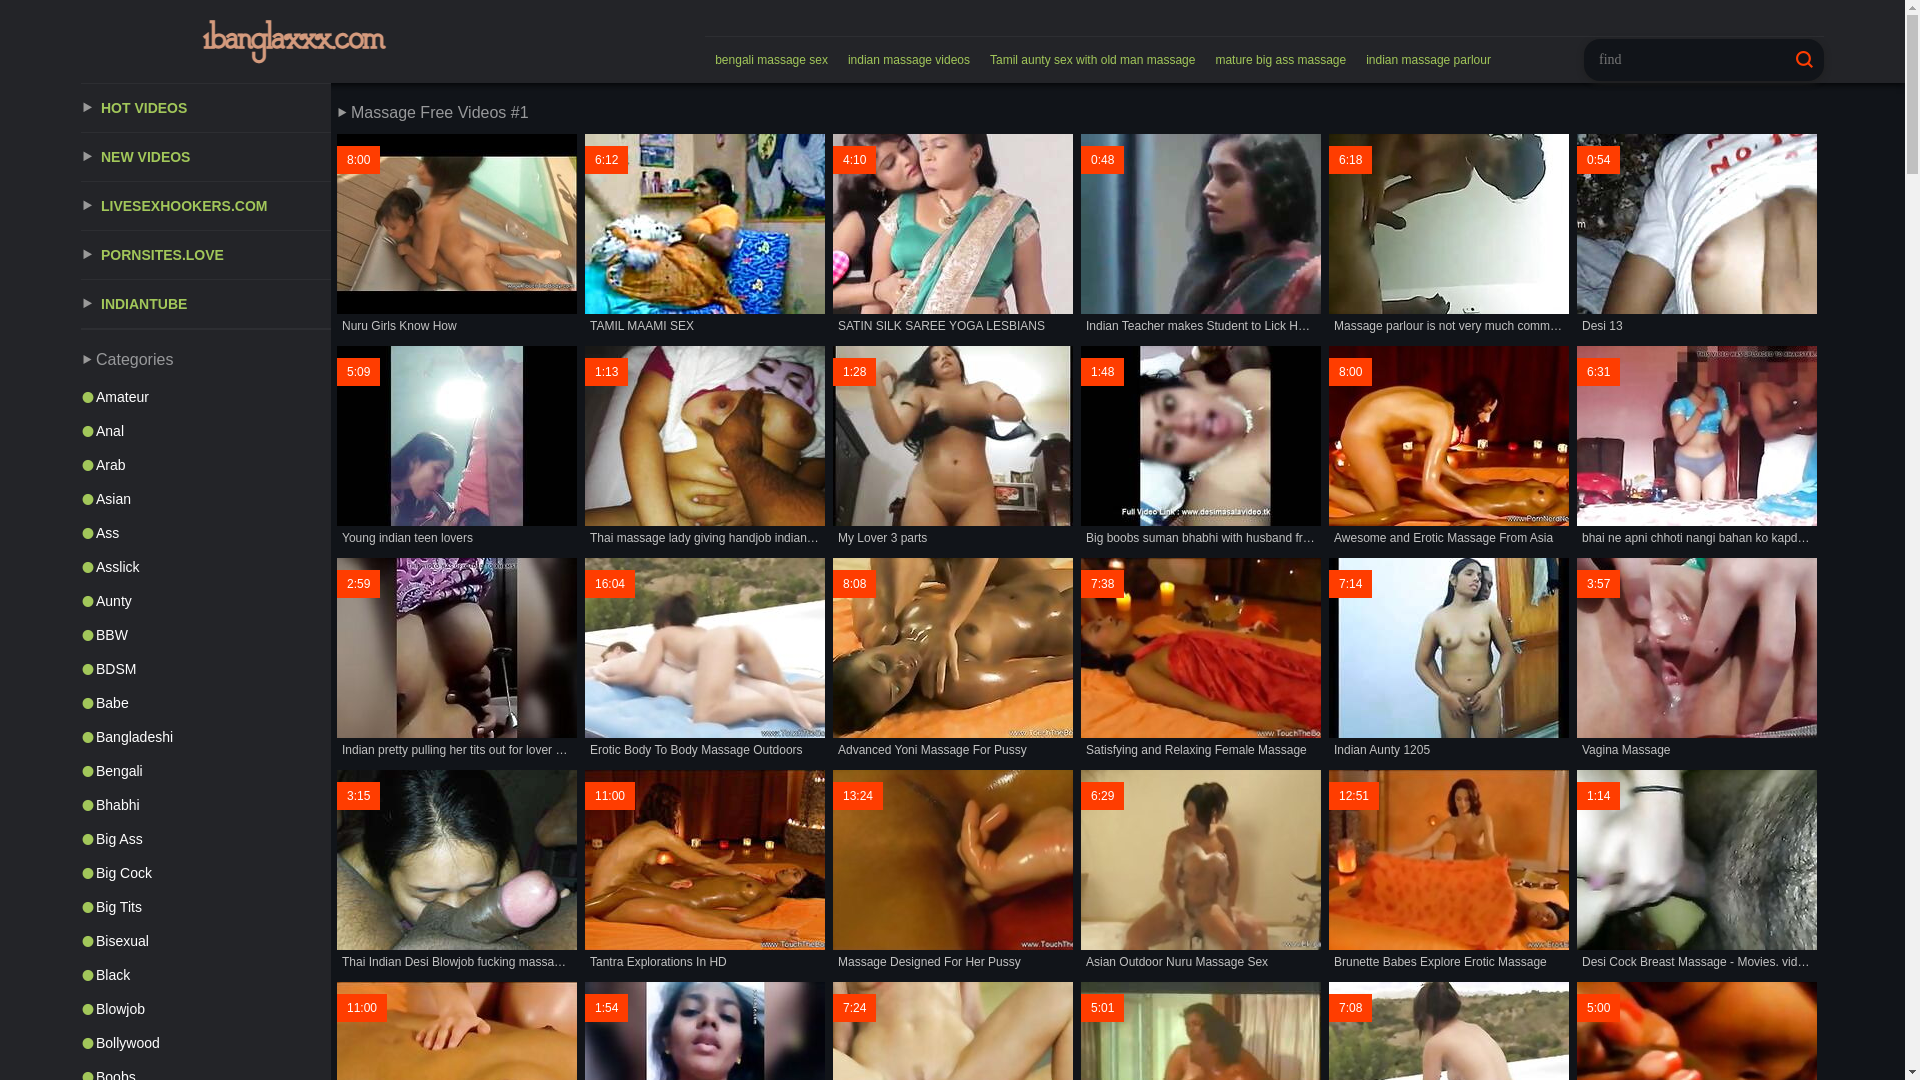 This screenshot has height=1080, width=1920. I want to click on 'Asslick', so click(206, 567).